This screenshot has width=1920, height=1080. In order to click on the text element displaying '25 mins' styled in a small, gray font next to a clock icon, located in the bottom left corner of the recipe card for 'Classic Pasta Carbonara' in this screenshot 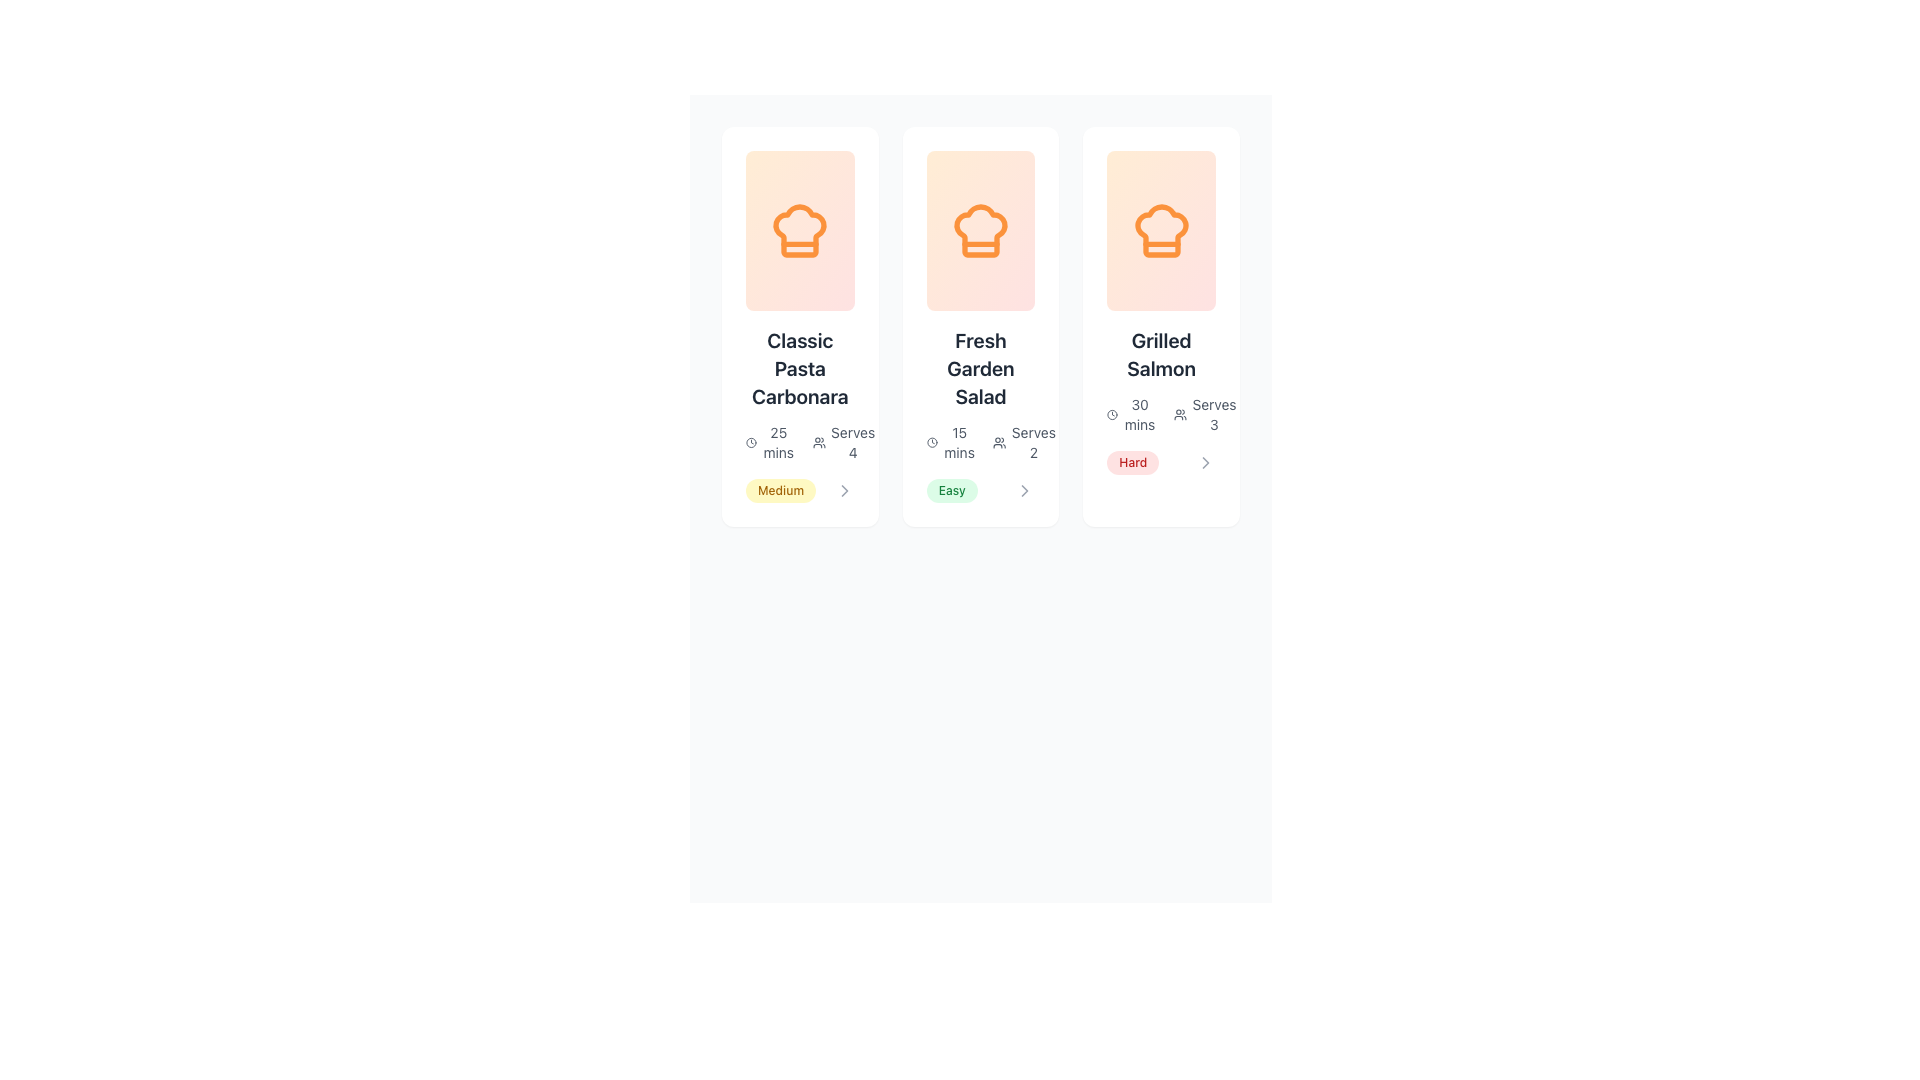, I will do `click(770, 442)`.